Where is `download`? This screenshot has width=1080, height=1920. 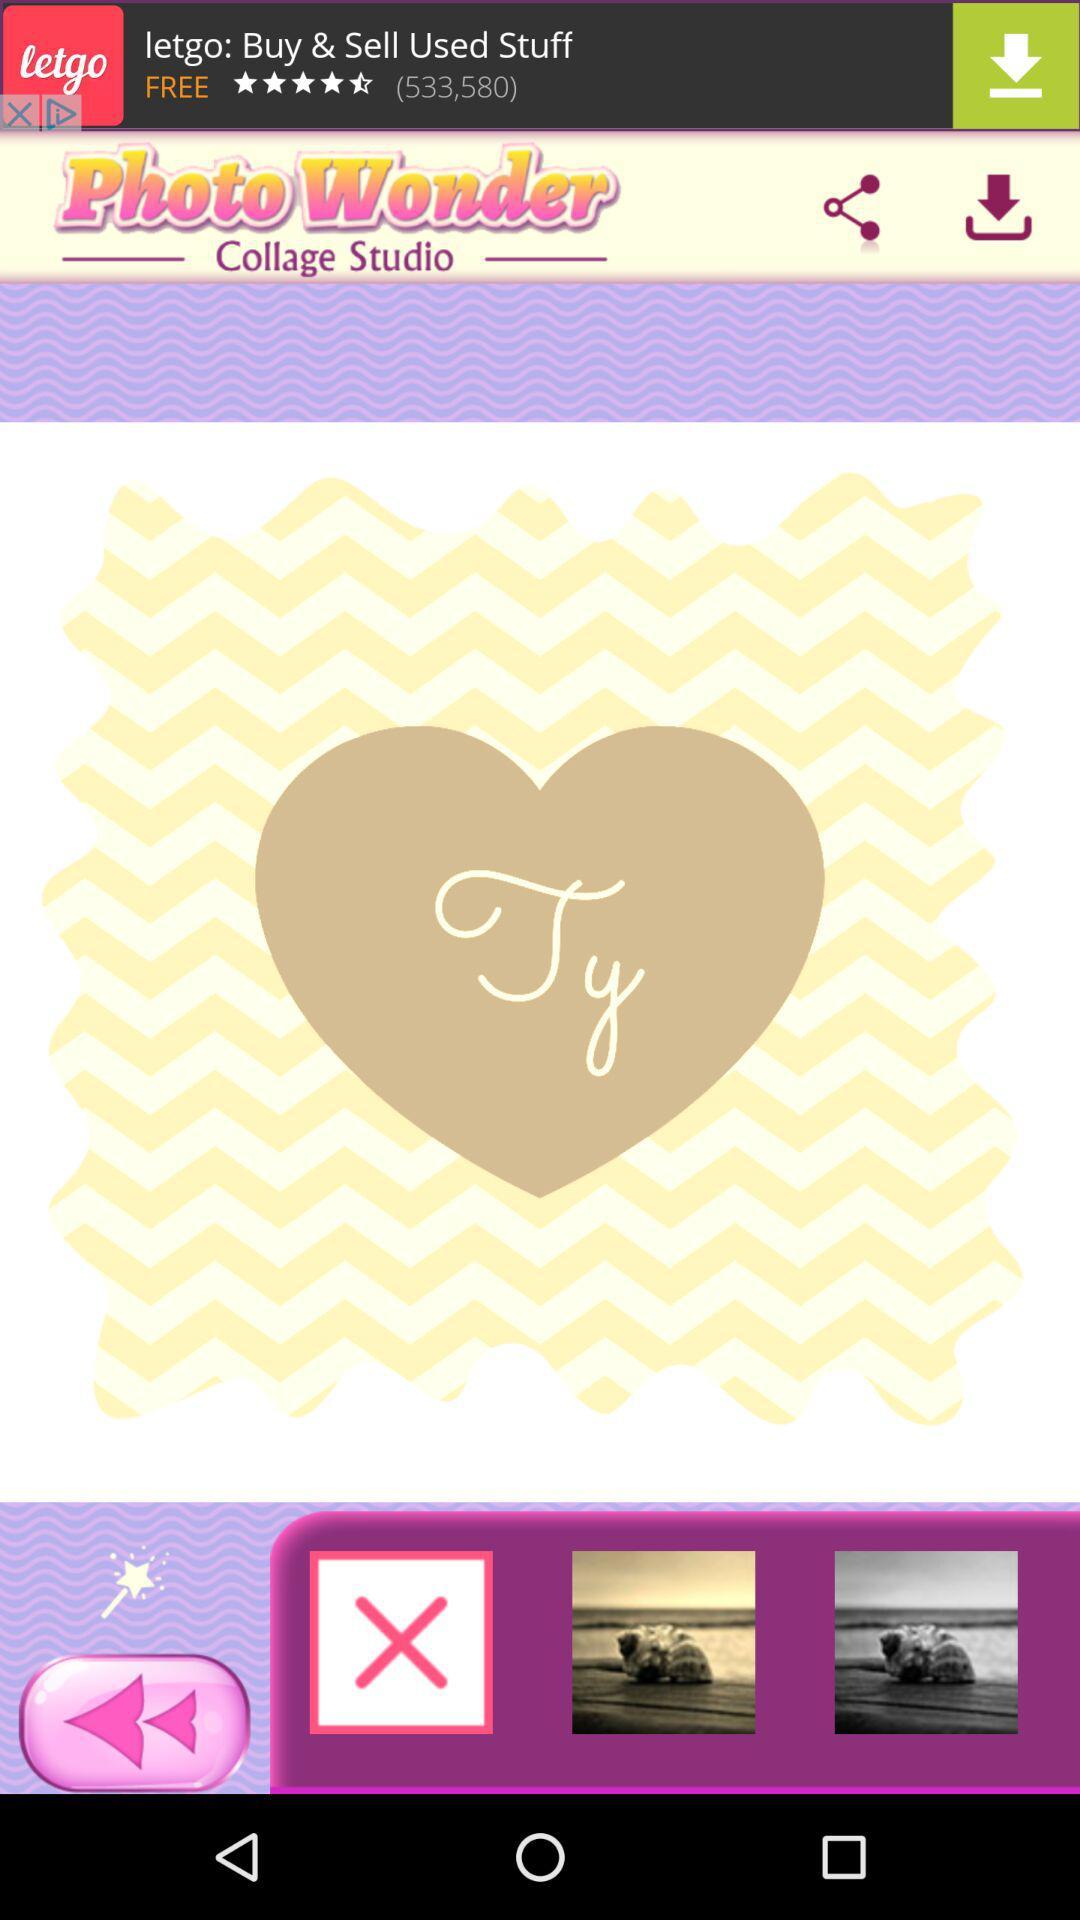
download is located at coordinates (998, 207).